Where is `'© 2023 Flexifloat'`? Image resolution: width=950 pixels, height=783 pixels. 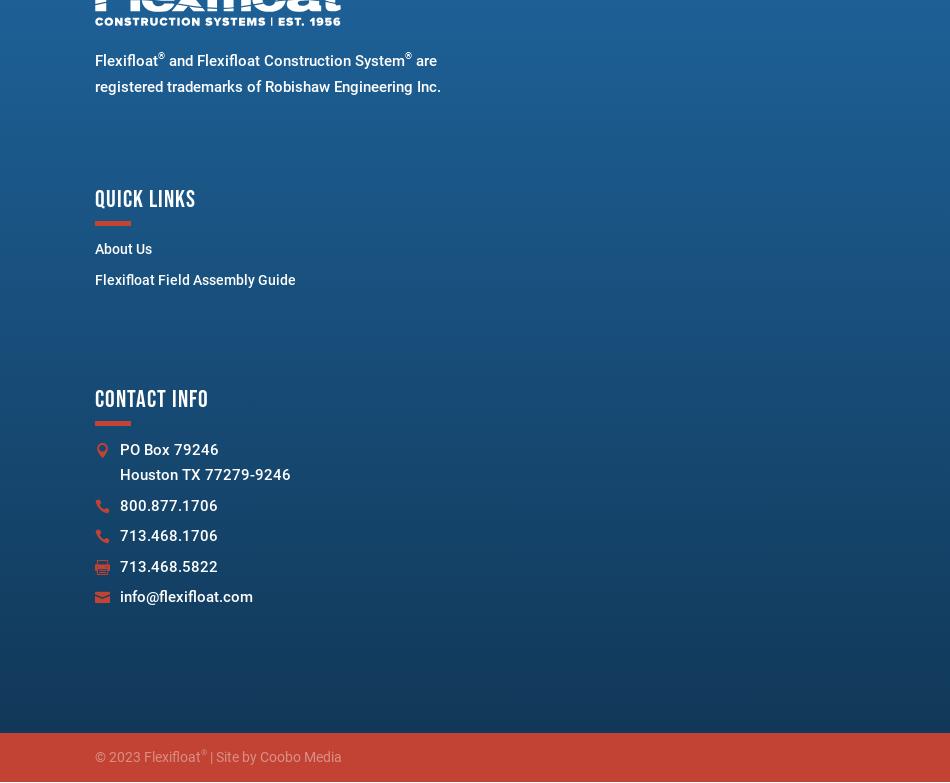 '© 2023 Flexifloat' is located at coordinates (148, 754).